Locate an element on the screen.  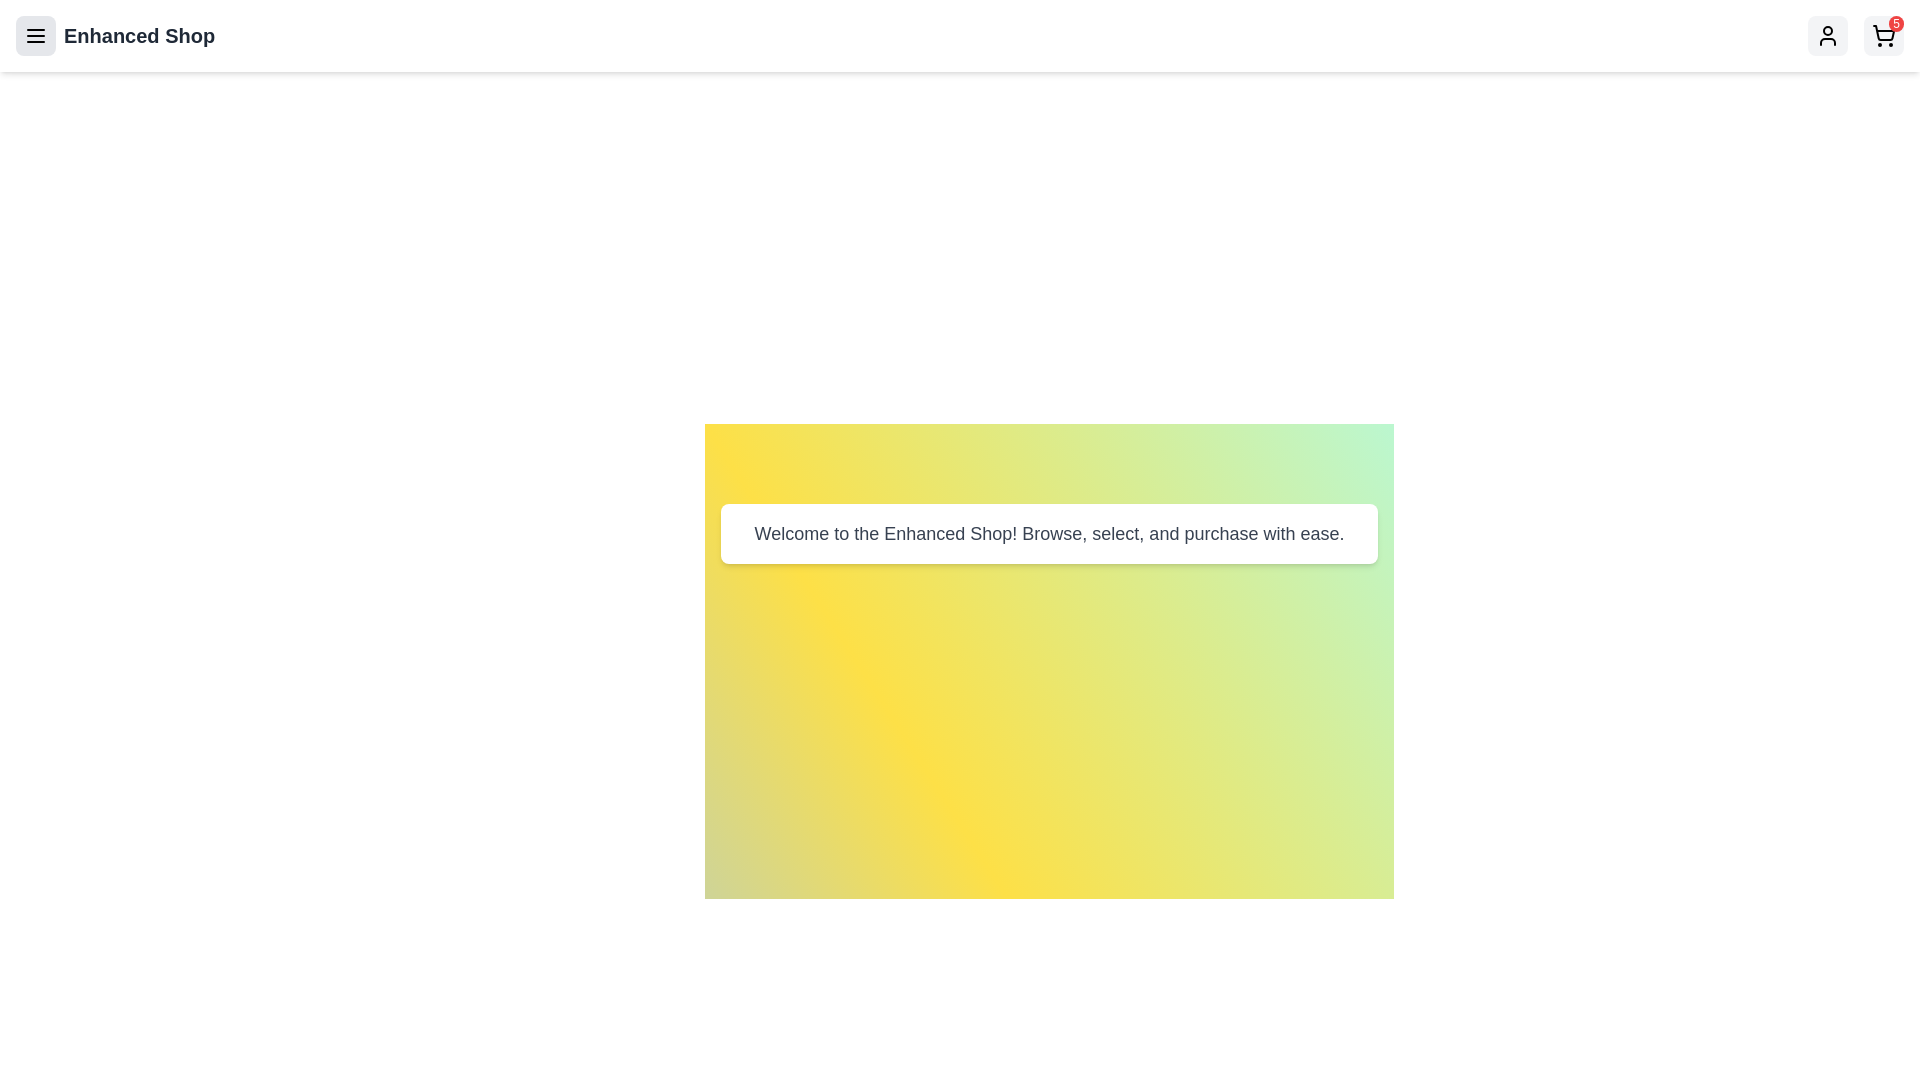
the menu icon to toggle the menu is located at coordinates (35, 35).